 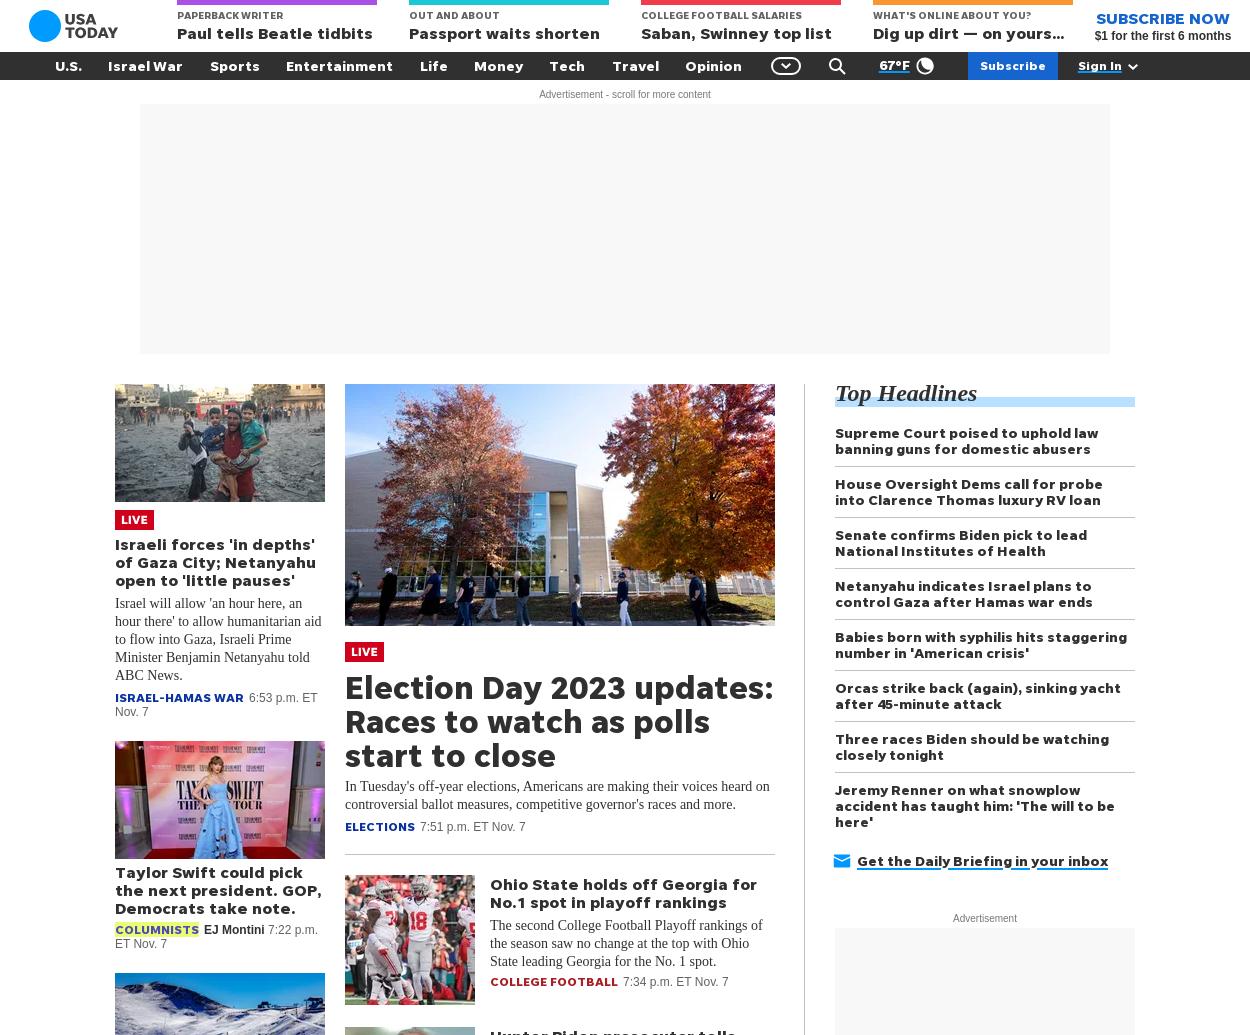 What do you see at coordinates (641, 33) in the screenshot?
I see `'Saban, Swinney top list'` at bounding box center [641, 33].